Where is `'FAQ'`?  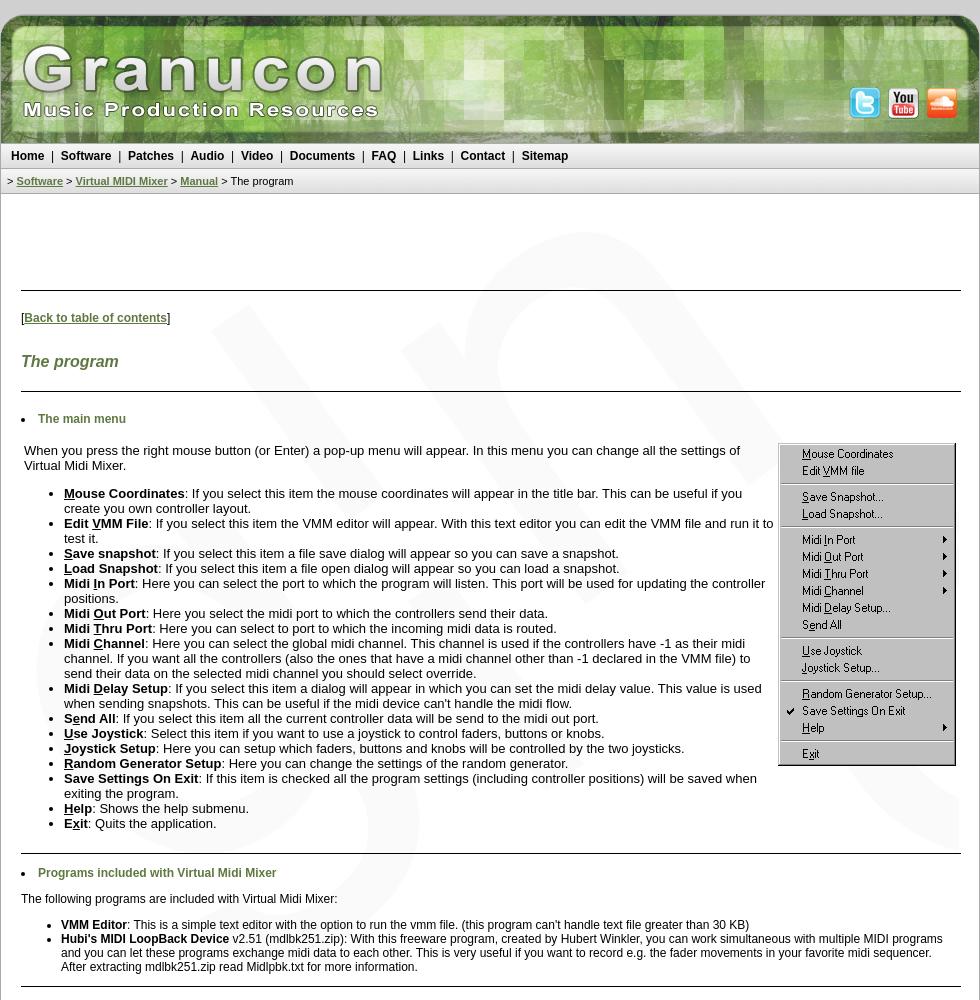 'FAQ' is located at coordinates (383, 156).